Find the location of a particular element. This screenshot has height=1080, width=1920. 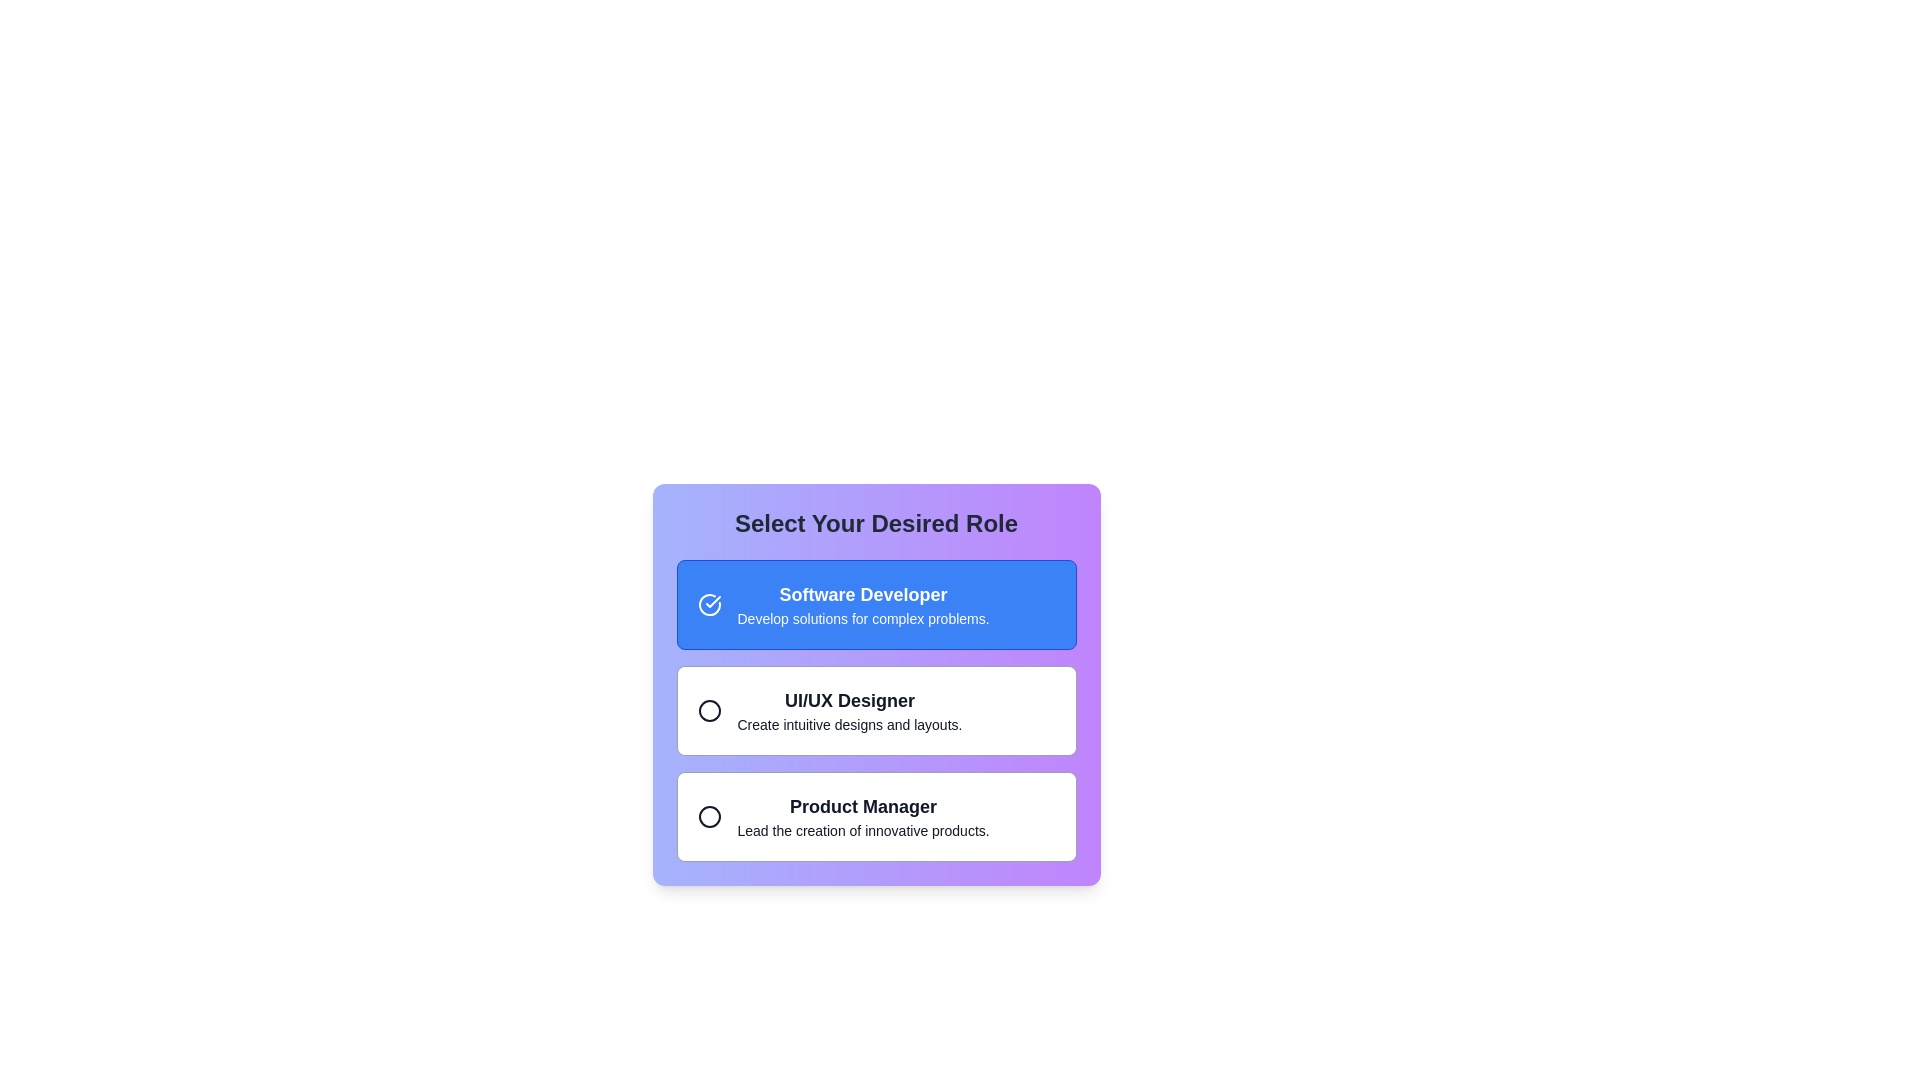

the Interactive selector for the 'Product Manager' option, which features a white background, rounded corners, and bold text, positioned below the 'UI/UX Designer' option is located at coordinates (876, 817).